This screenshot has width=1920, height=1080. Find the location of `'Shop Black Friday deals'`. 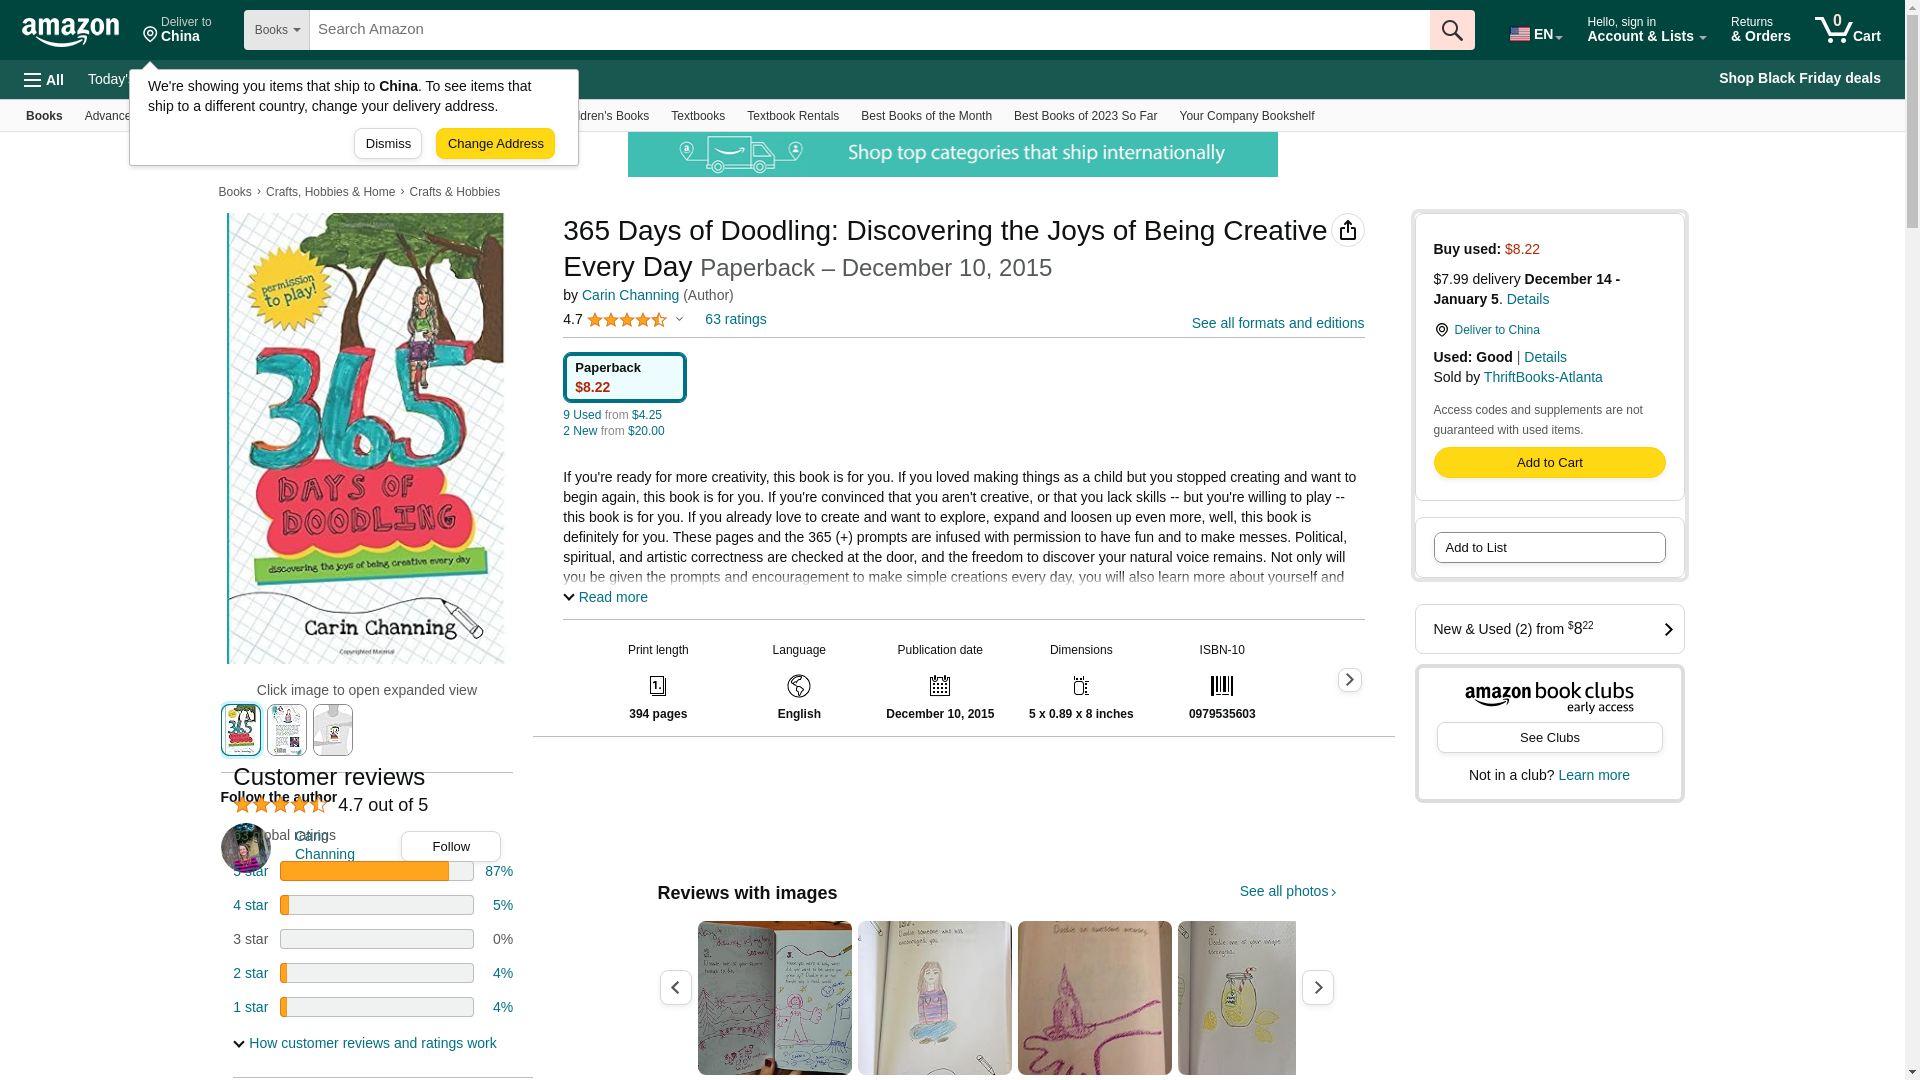

'Shop Black Friday deals' is located at coordinates (1800, 77).